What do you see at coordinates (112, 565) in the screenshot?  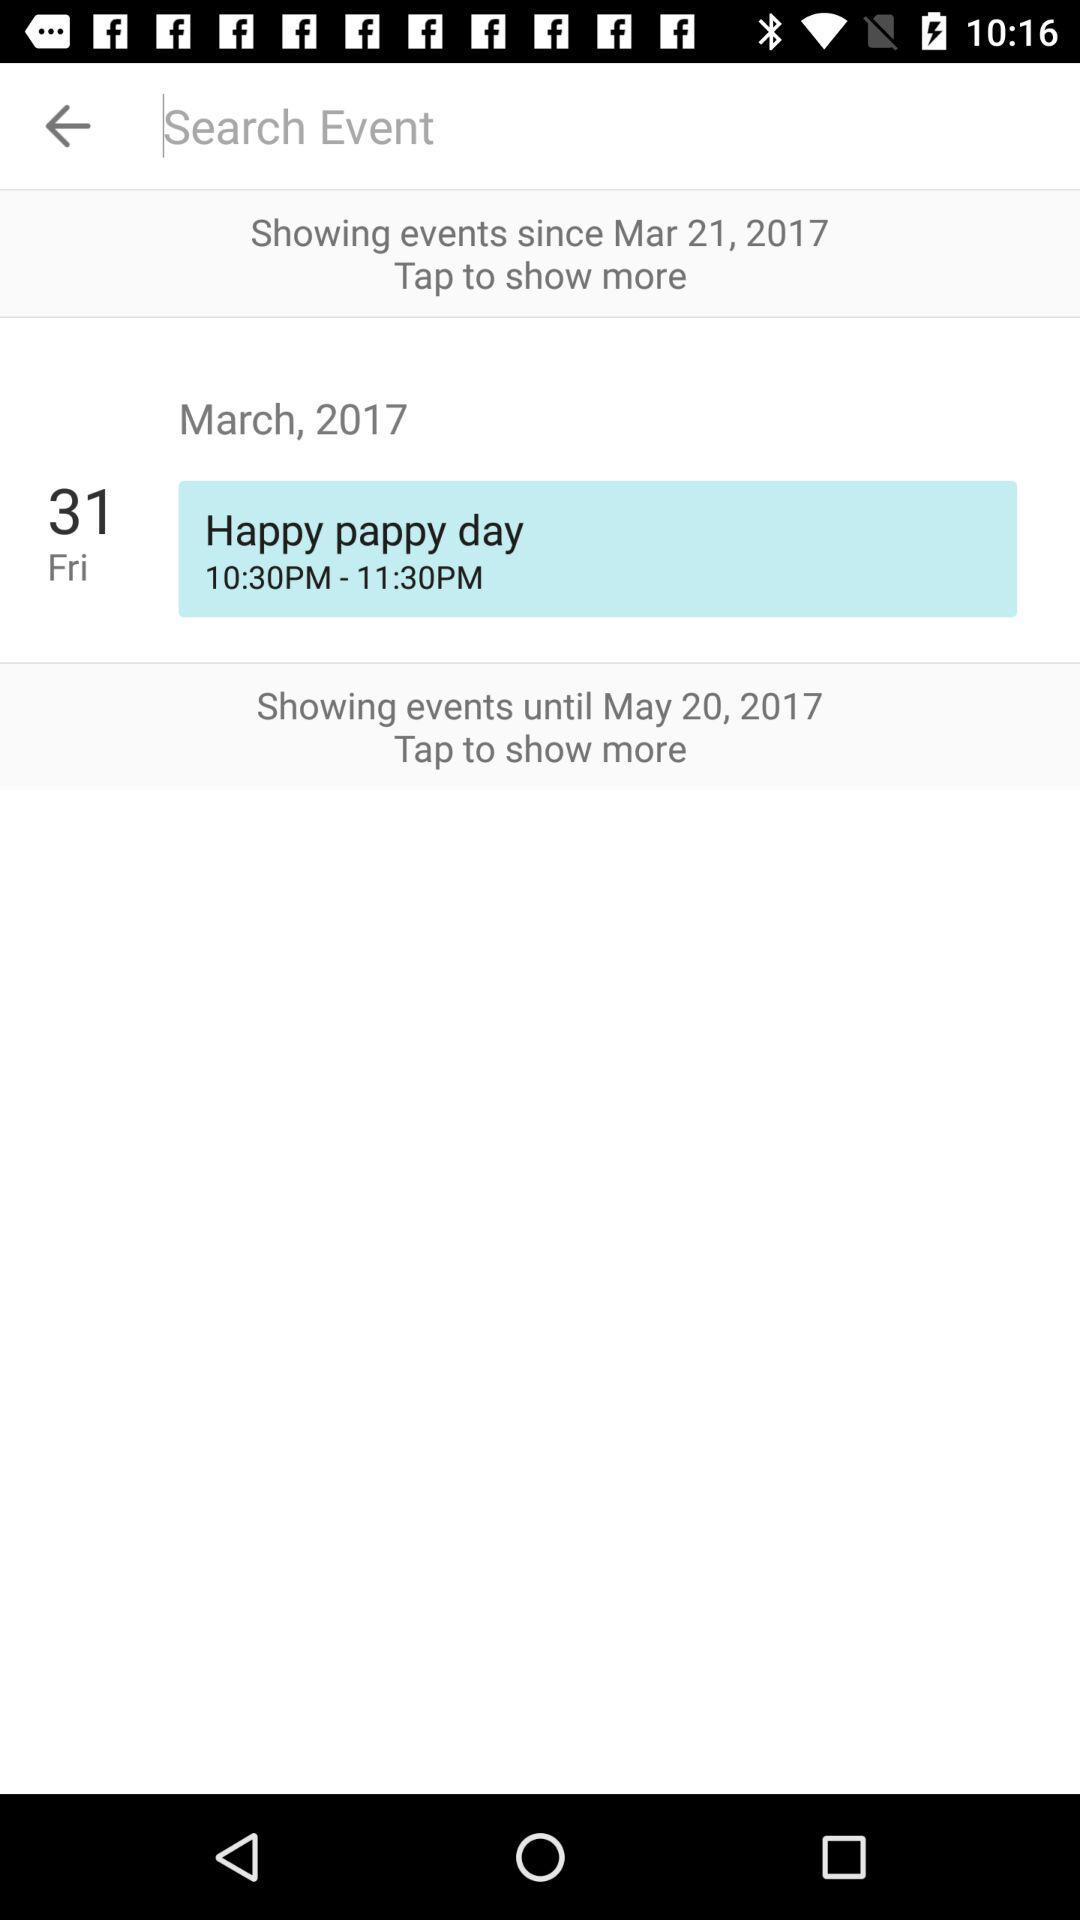 I see `item next to the happy pappy day item` at bounding box center [112, 565].